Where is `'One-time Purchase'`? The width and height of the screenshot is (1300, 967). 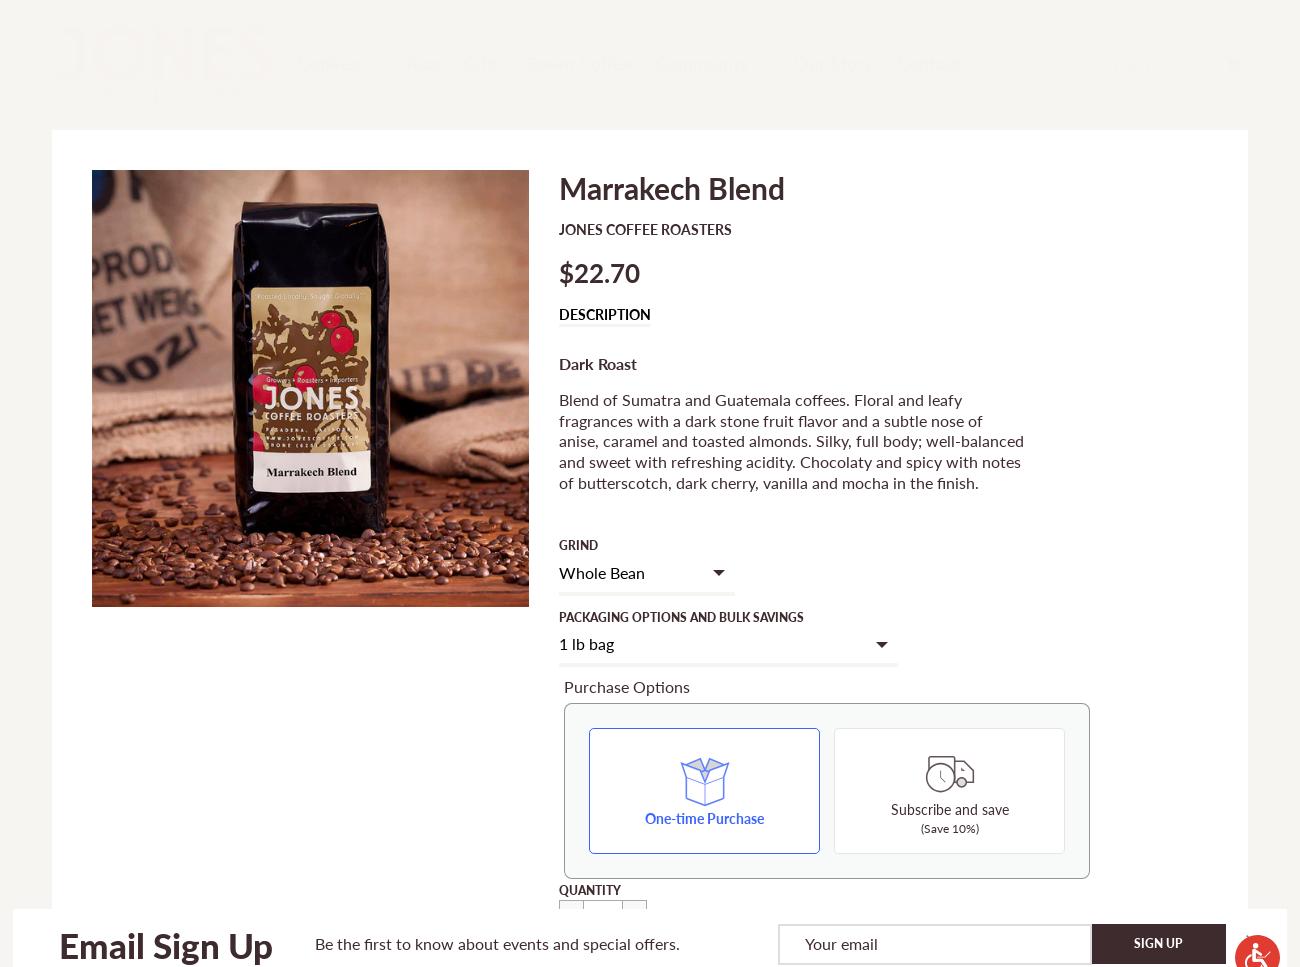
'One-time Purchase' is located at coordinates (703, 817).